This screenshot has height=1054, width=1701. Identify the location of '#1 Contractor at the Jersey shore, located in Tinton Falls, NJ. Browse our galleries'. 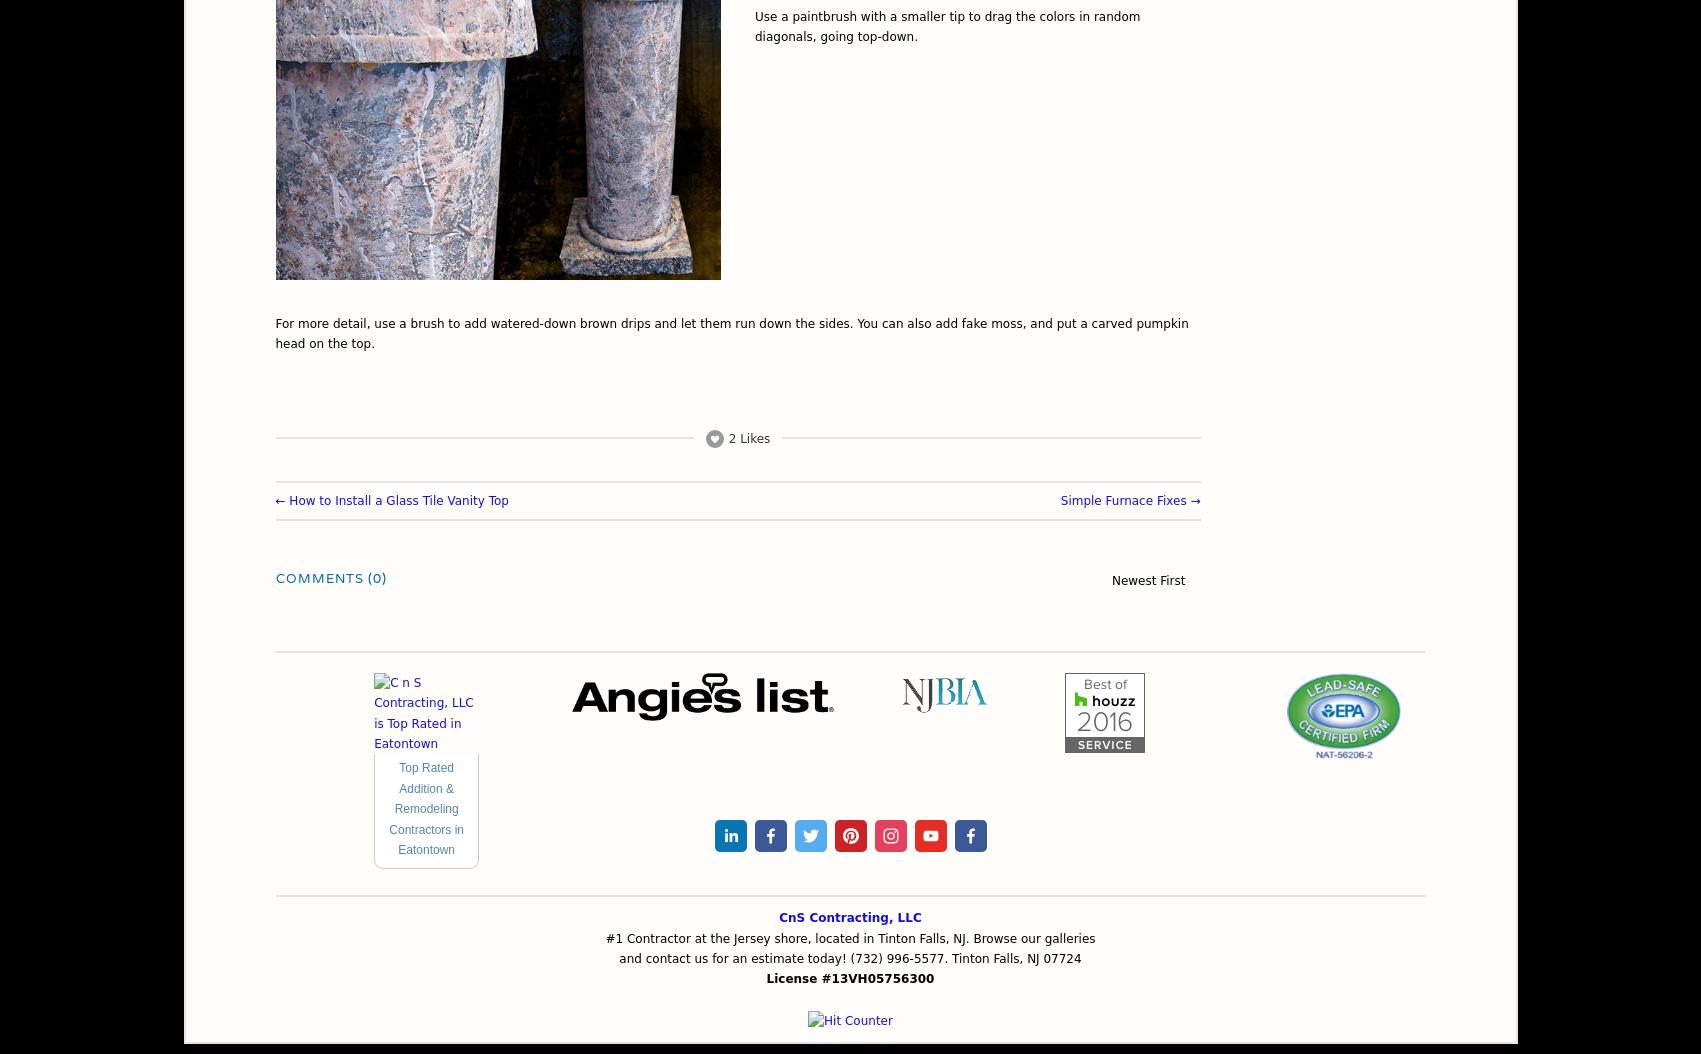
(605, 936).